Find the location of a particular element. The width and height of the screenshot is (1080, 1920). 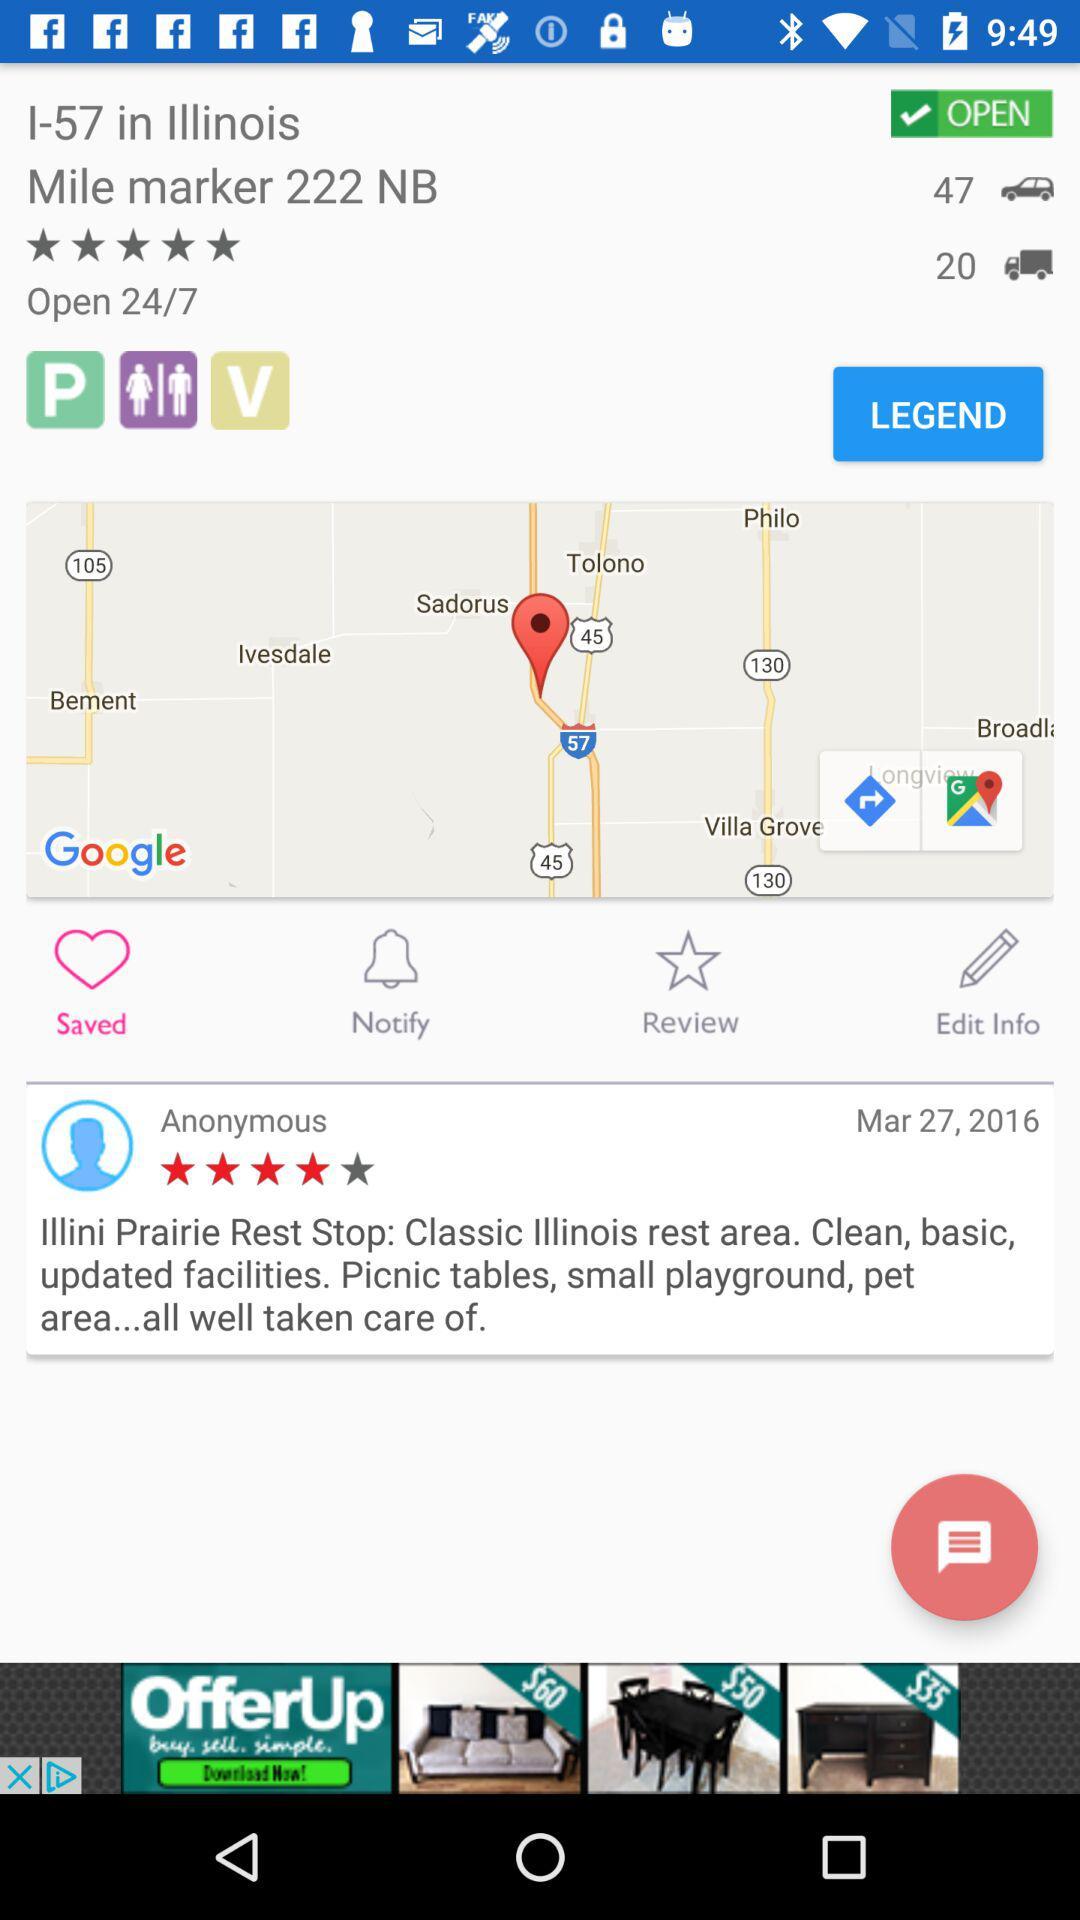

the chat icon is located at coordinates (963, 1546).